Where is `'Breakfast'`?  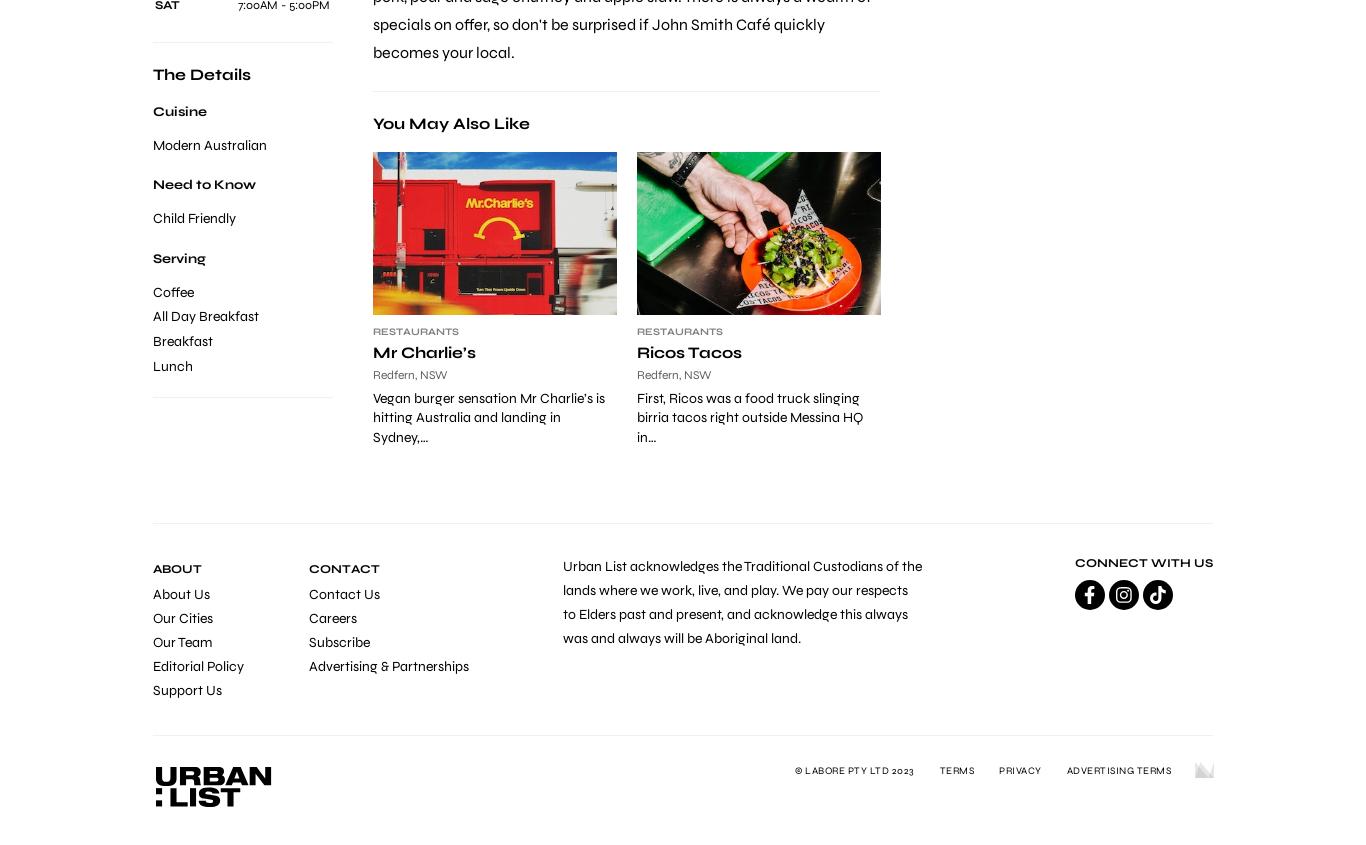
'Breakfast' is located at coordinates (182, 339).